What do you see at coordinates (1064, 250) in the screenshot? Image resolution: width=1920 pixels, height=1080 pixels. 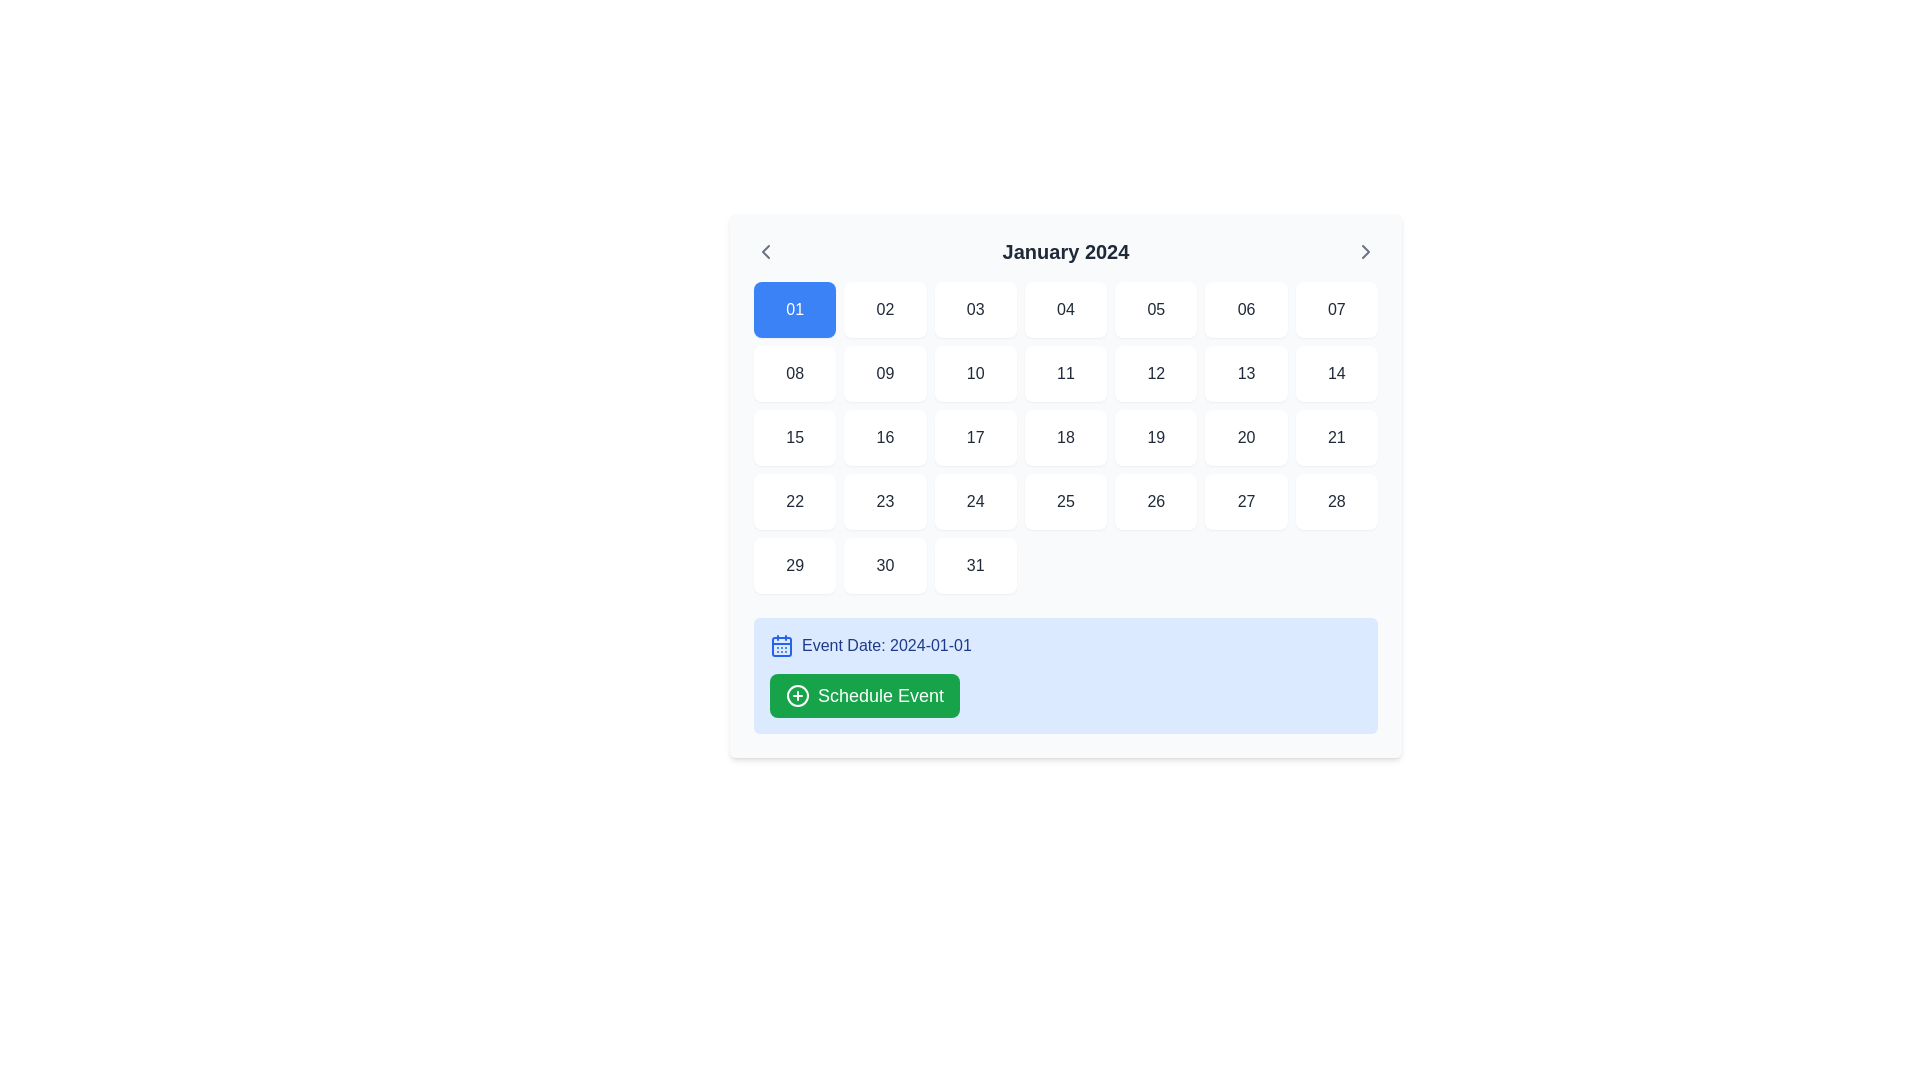 I see `the heading text 'January 2024' at the top of the calendar interface, which is styled in bold and larger font, indicating the currently active month` at bounding box center [1064, 250].